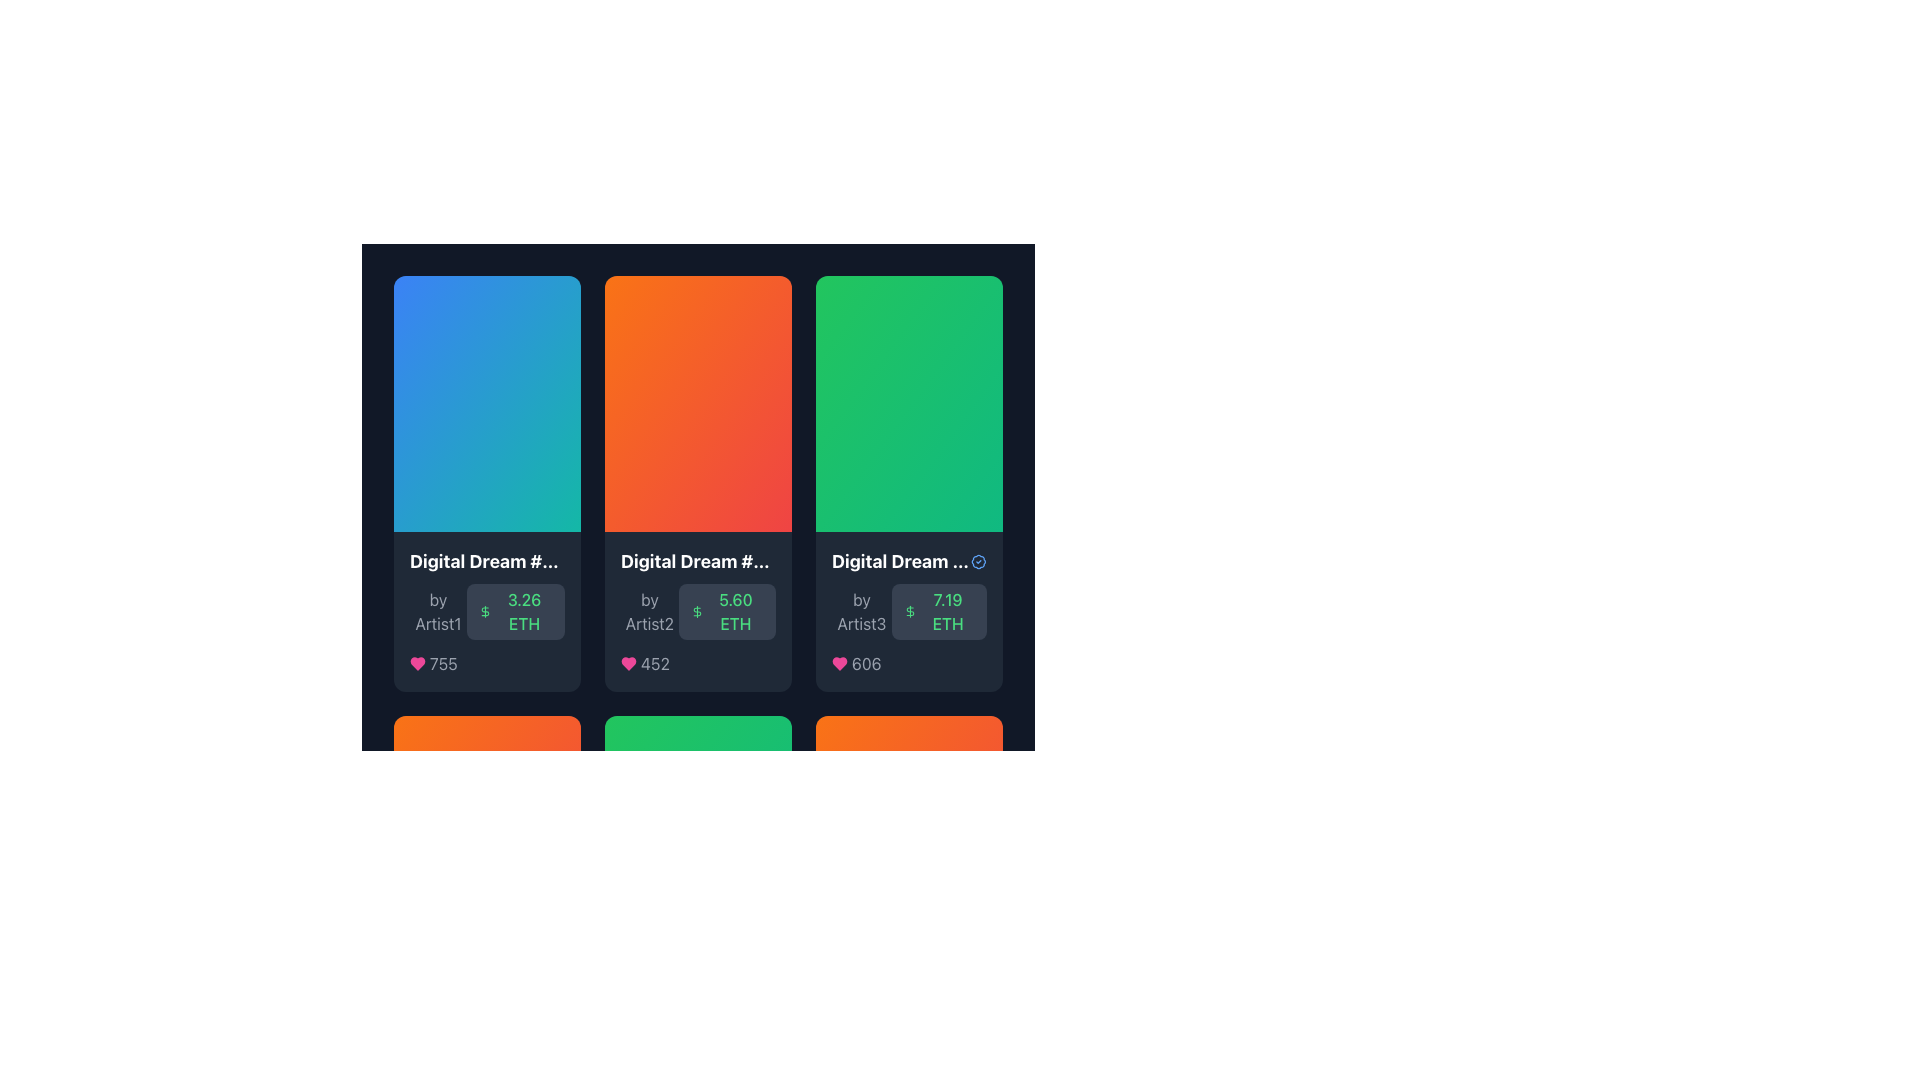 This screenshot has width=1920, height=1080. Describe the element at coordinates (515, 611) in the screenshot. I see `the label displaying '3.26 ETH' styled in medium green font, which is located beneath the label 'by Artist1' in a three-column grid` at that location.